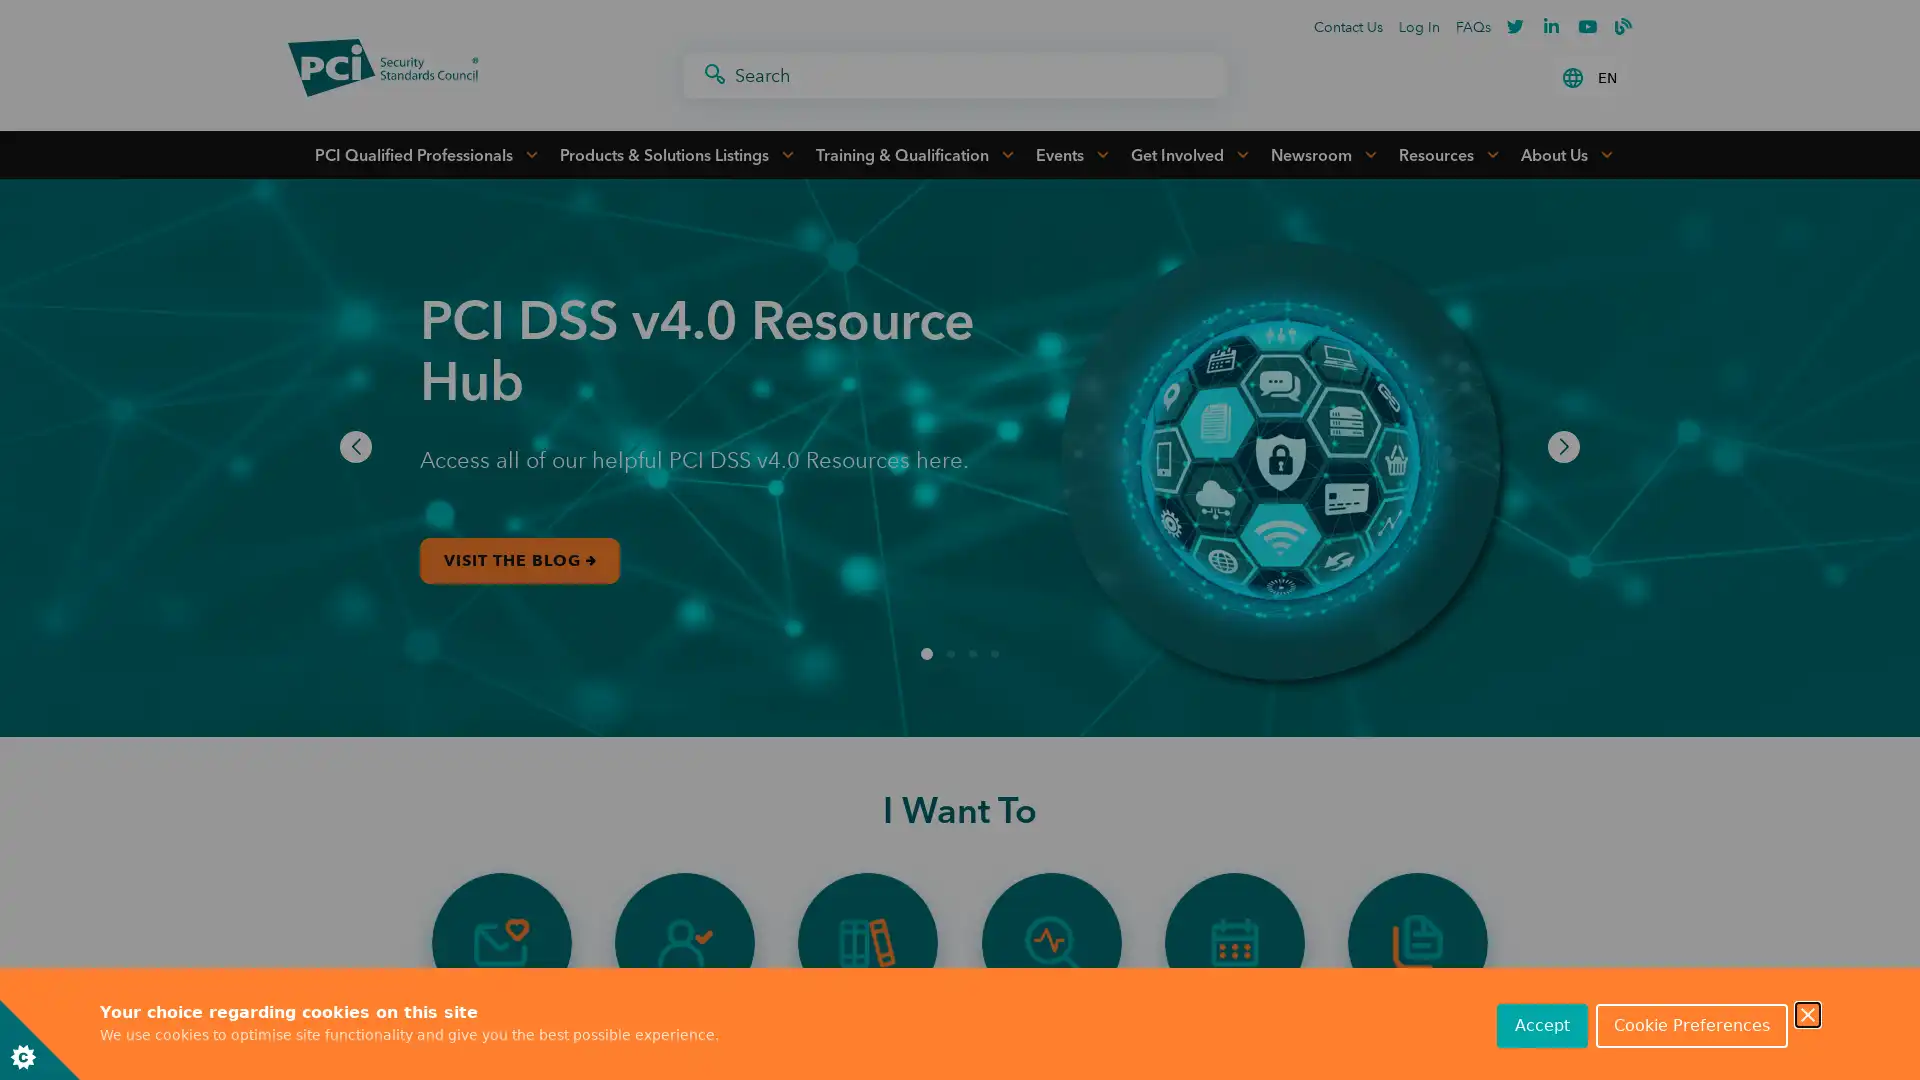 The height and width of the screenshot is (1080, 1920). I want to click on Accept, so click(1541, 1026).